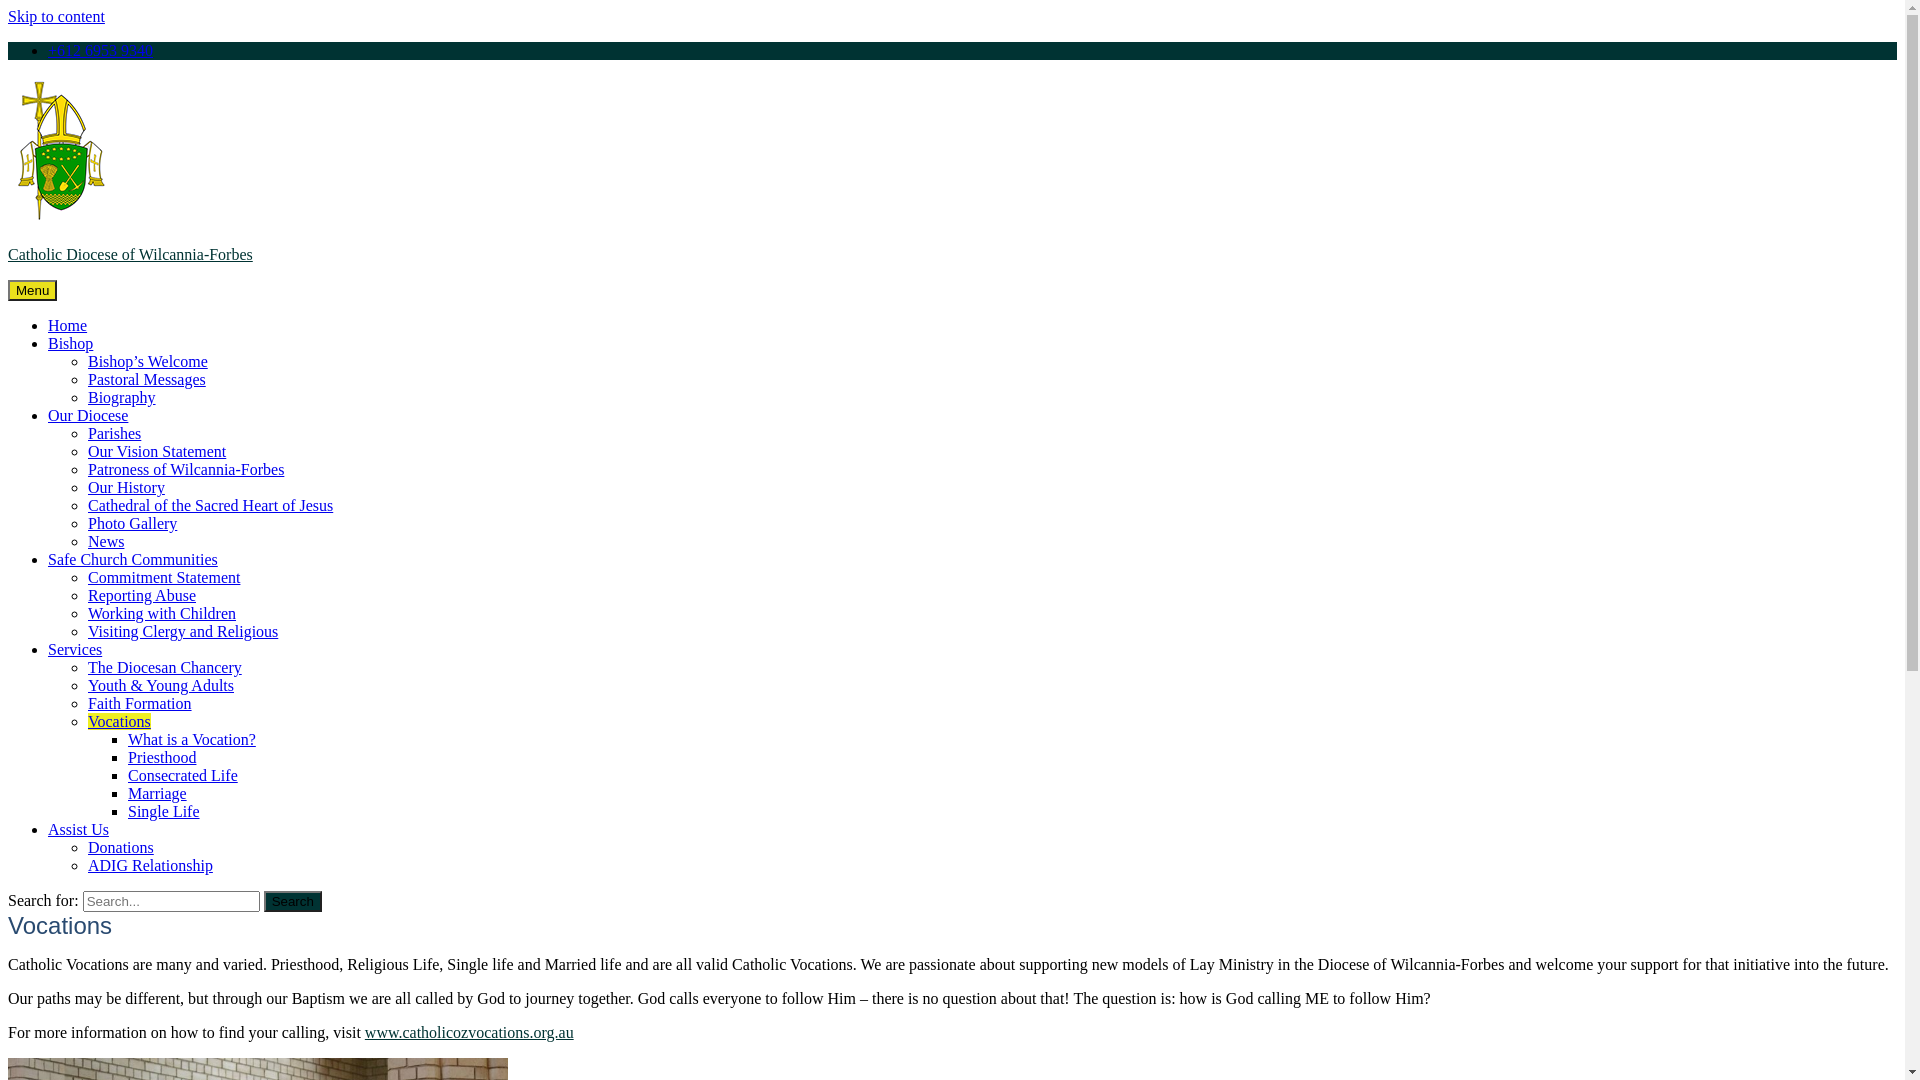 The image size is (1920, 1080). What do you see at coordinates (171, 901) in the screenshot?
I see `'Search for:'` at bounding box center [171, 901].